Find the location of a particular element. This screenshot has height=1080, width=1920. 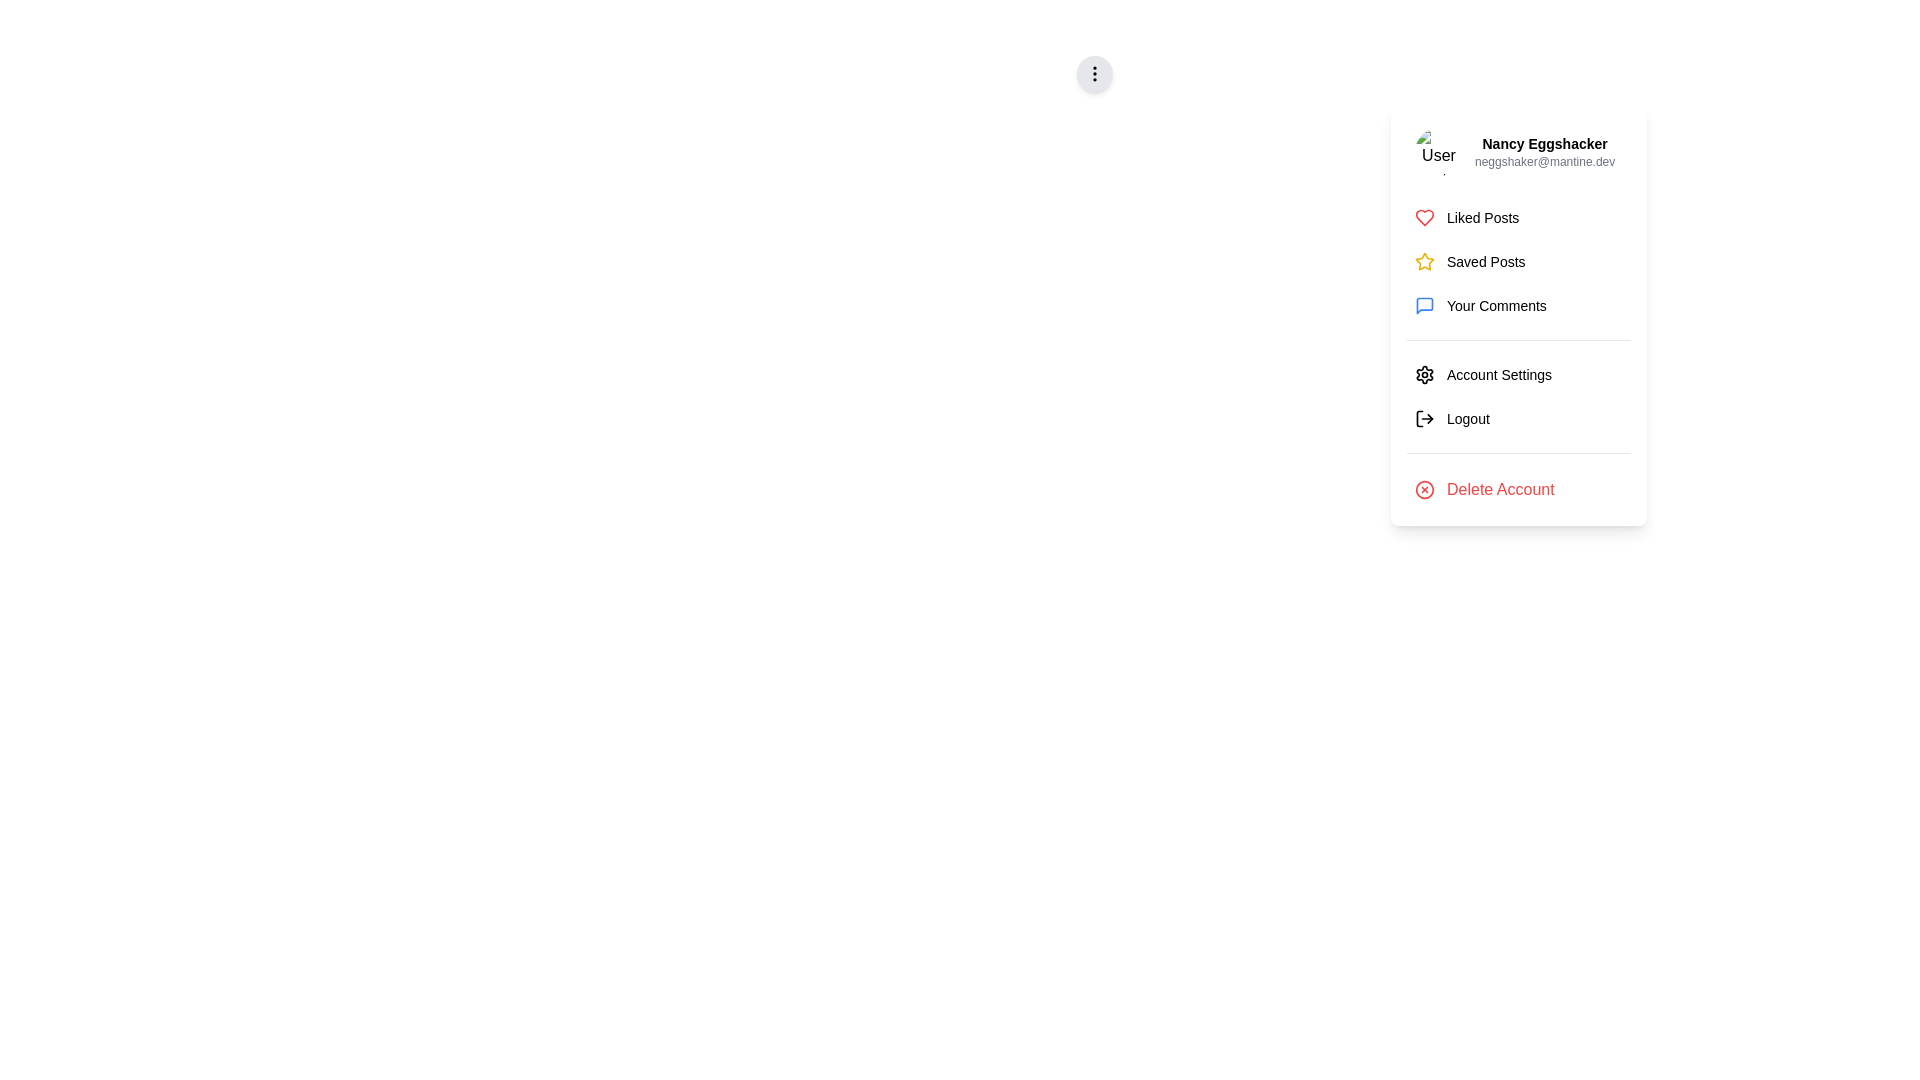

the 'Saved Posts' icon, which is the second option in the vertical list of menu items is located at coordinates (1424, 261).